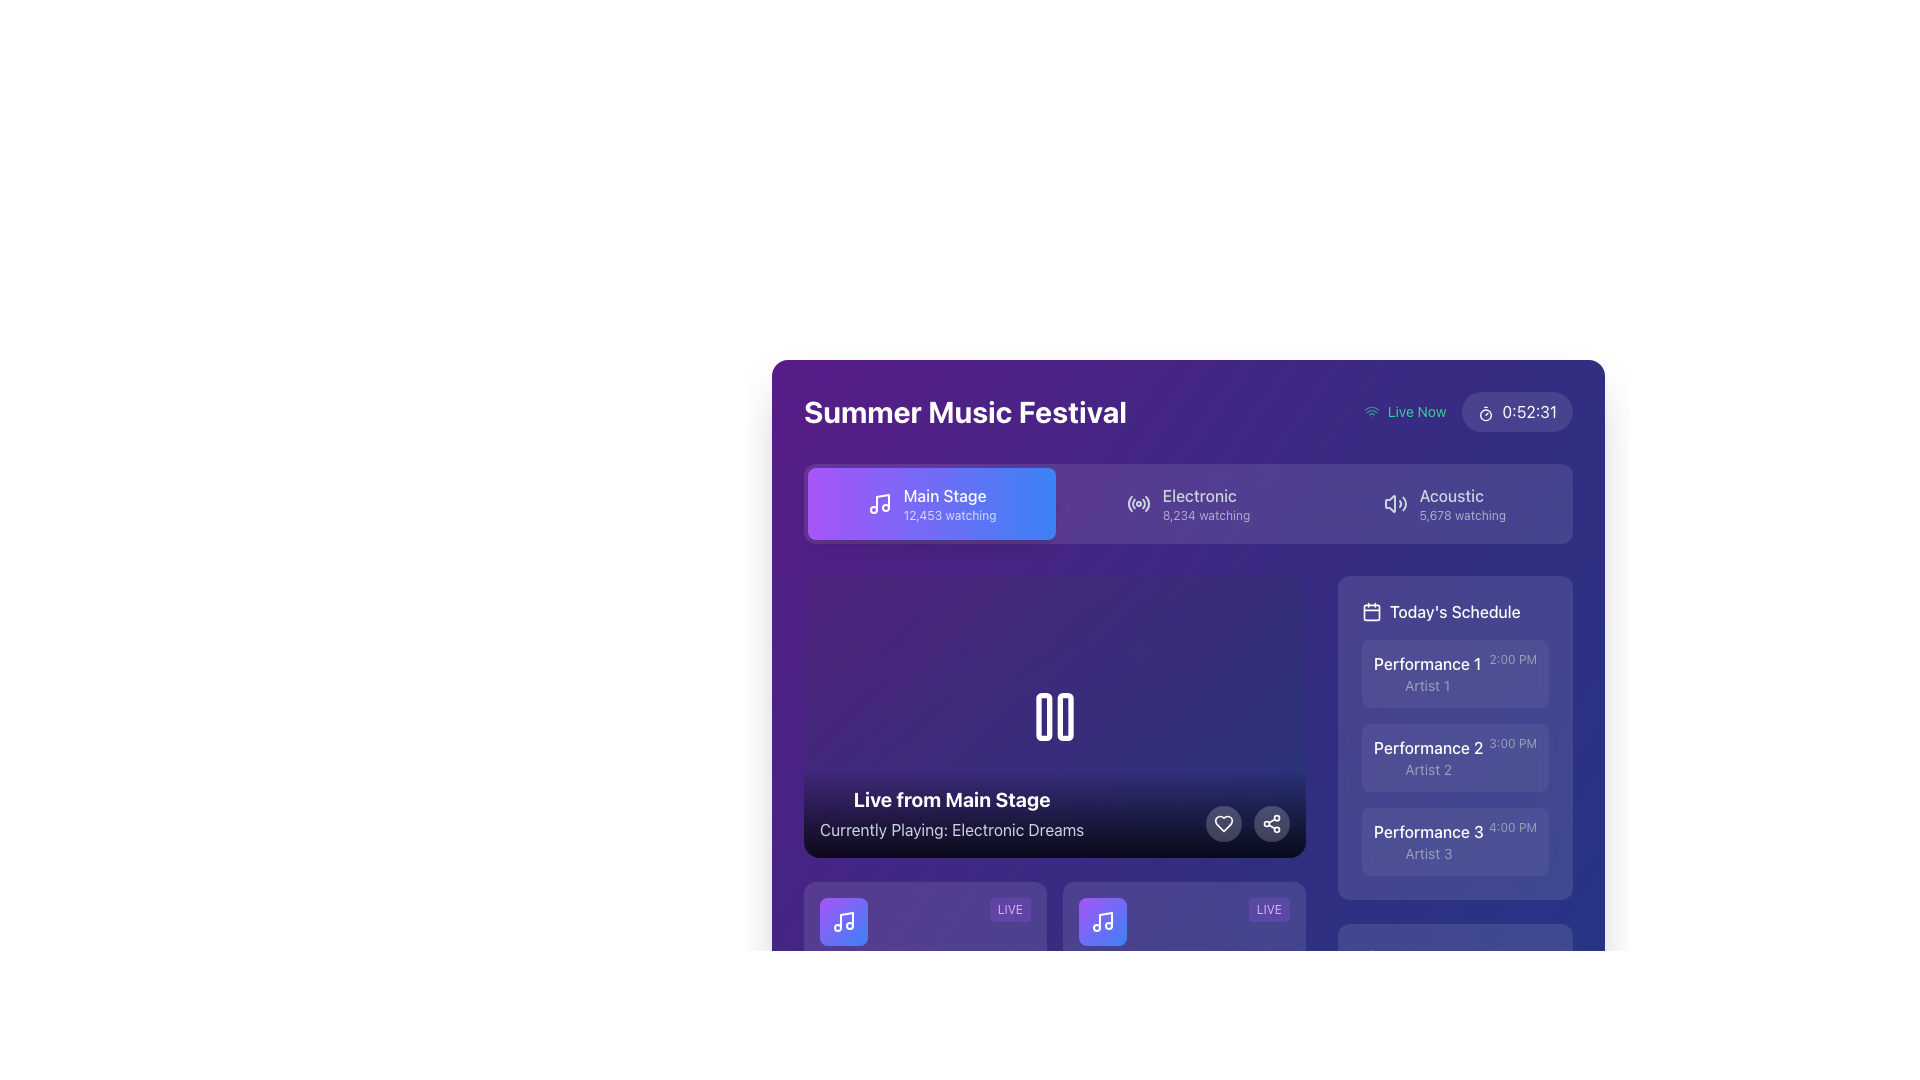 The width and height of the screenshot is (1920, 1080). I want to click on the second entry in the 'Today's Schedule' list, titled 'Performance 2', to trigger a visual response, so click(1455, 758).